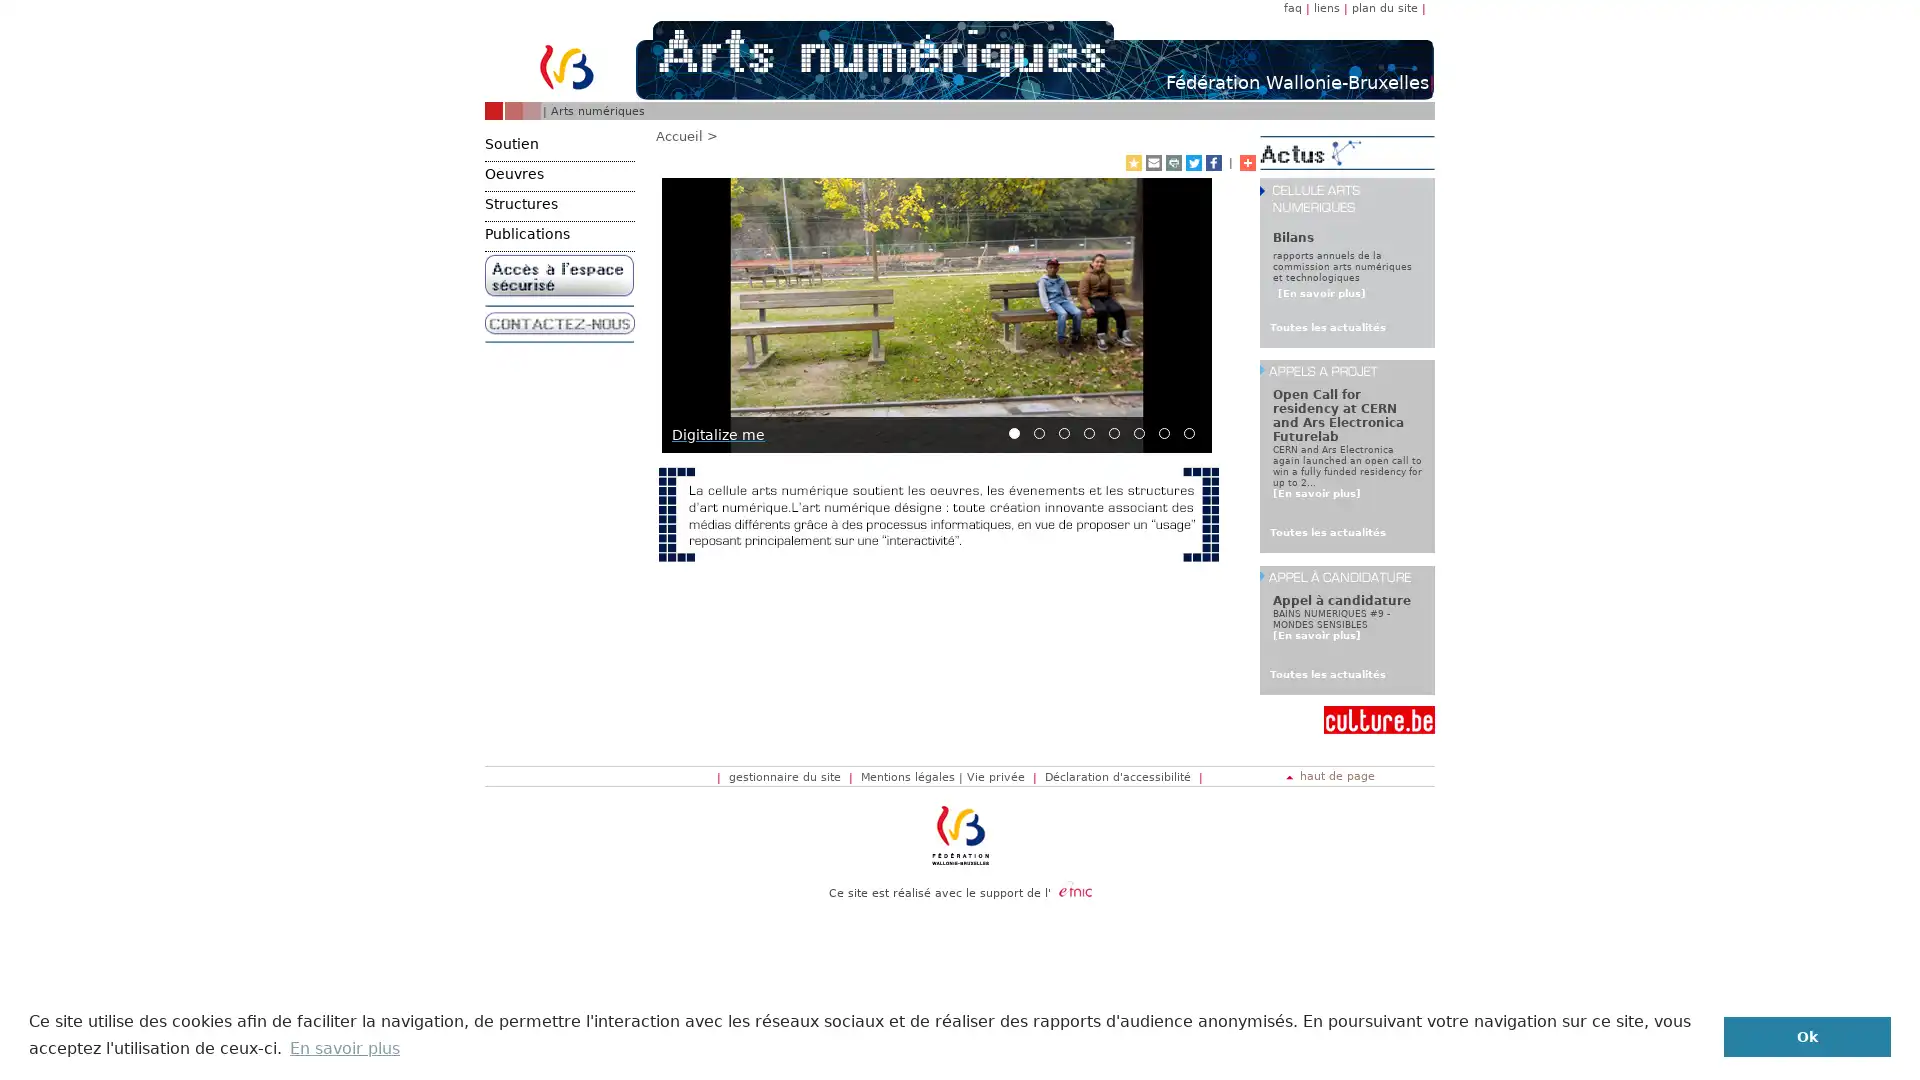 The width and height of the screenshot is (1920, 1080). What do you see at coordinates (1807, 1035) in the screenshot?
I see `dismiss cookie message` at bounding box center [1807, 1035].